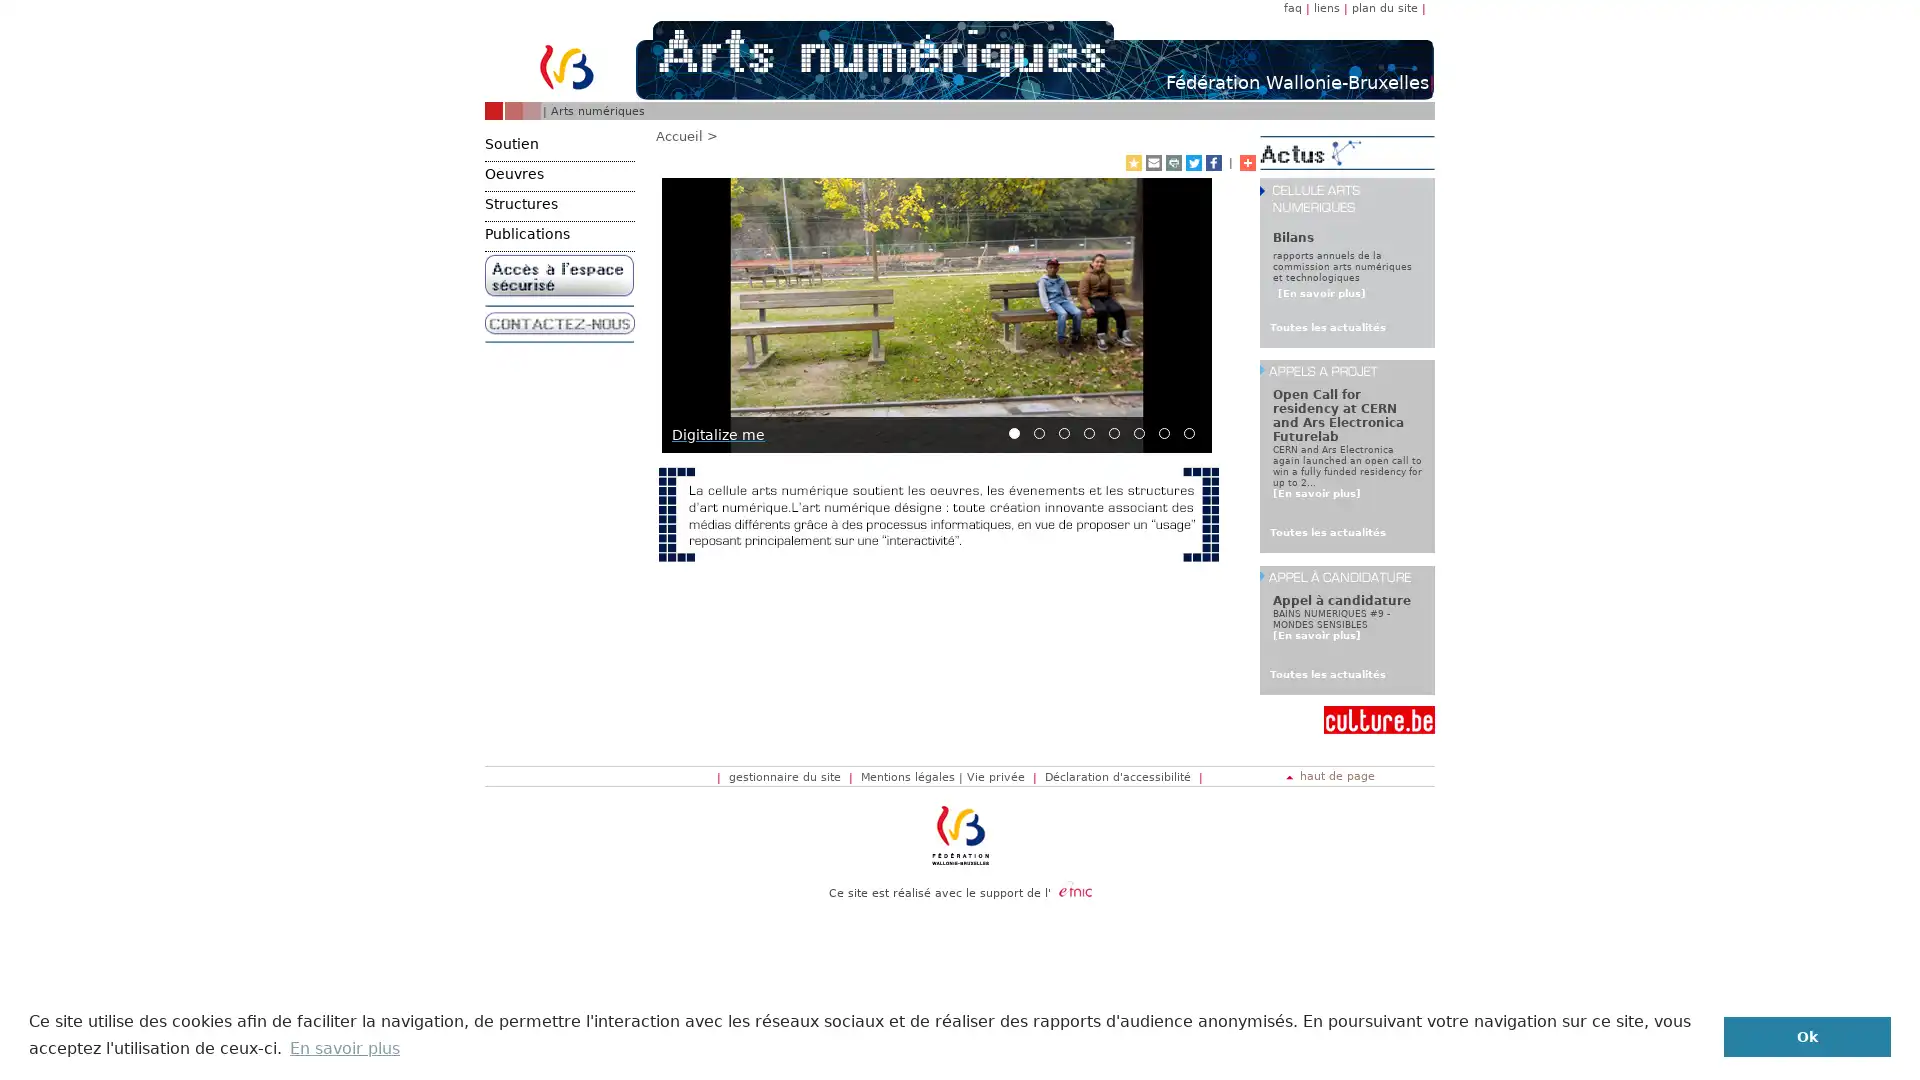 The width and height of the screenshot is (1920, 1080). What do you see at coordinates (1807, 1035) in the screenshot?
I see `dismiss cookie message` at bounding box center [1807, 1035].